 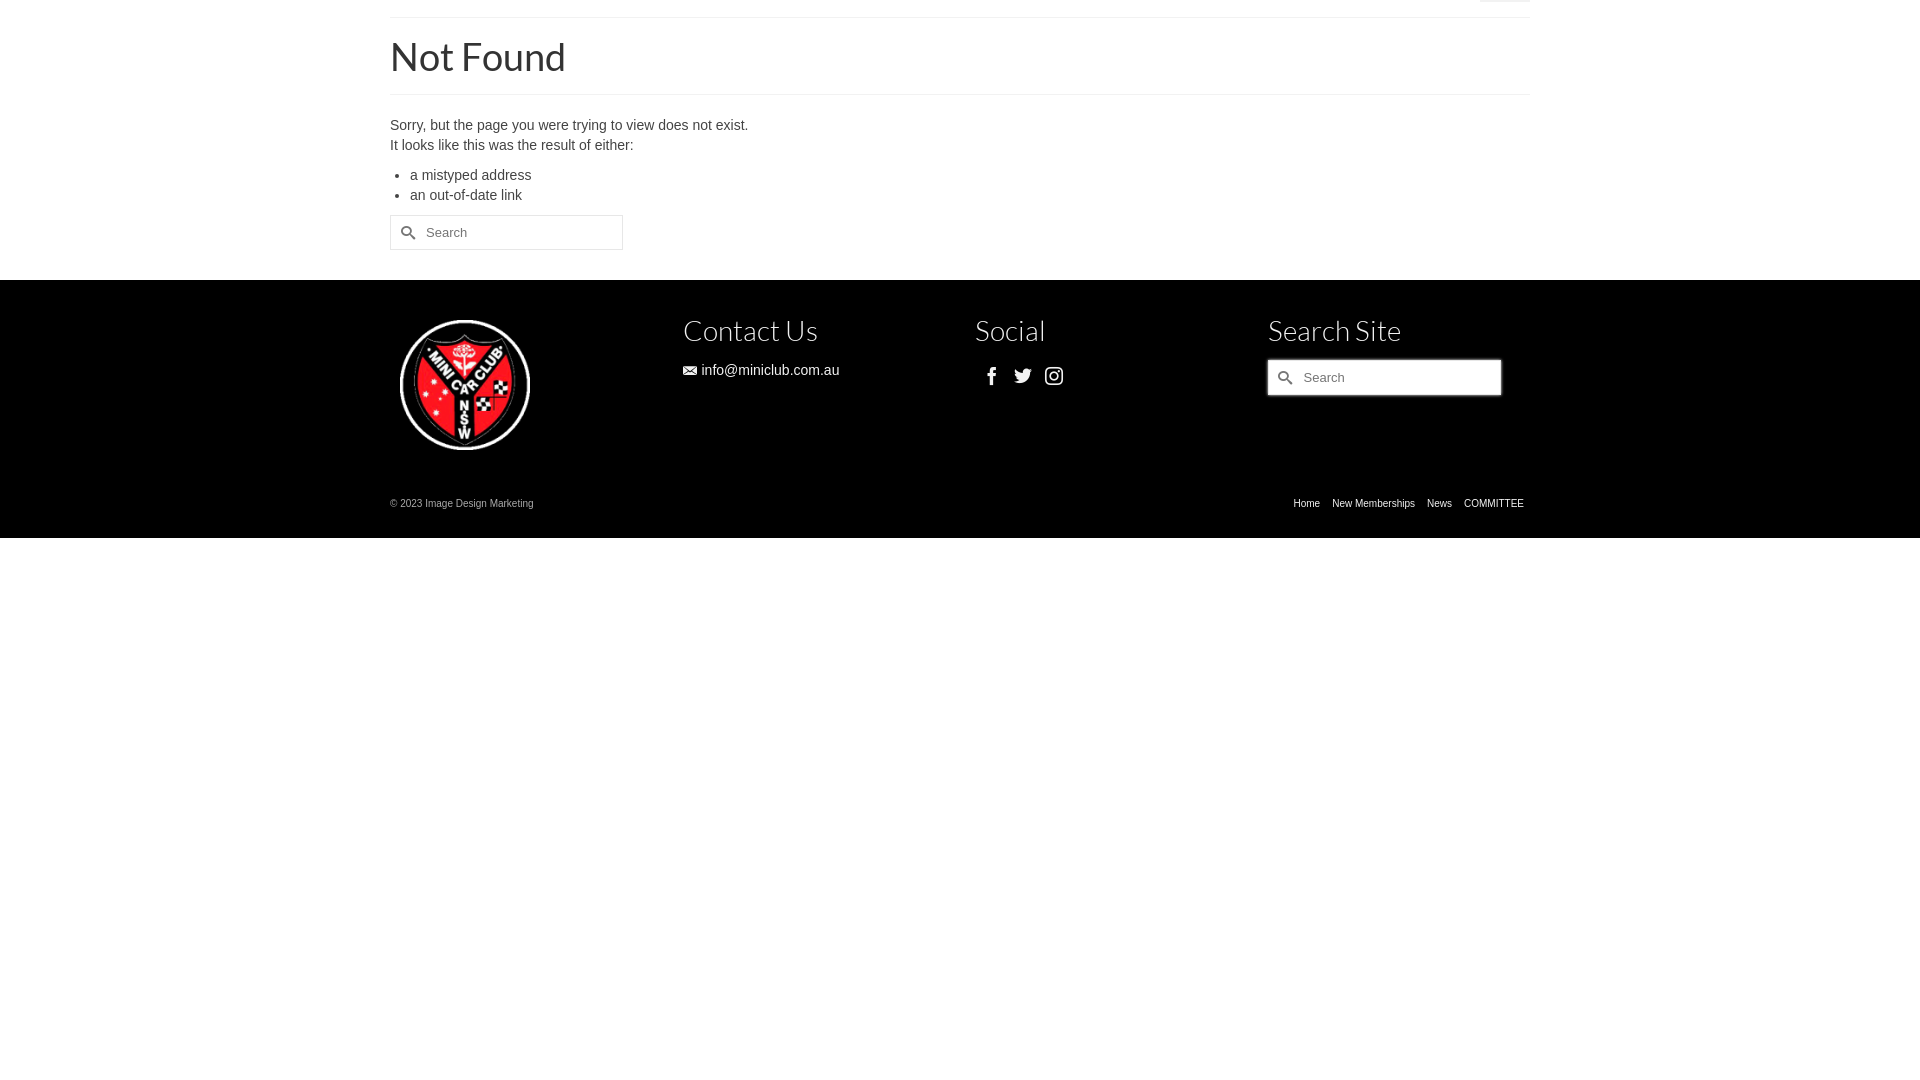 I want to click on 'Home', so click(x=1306, y=503).